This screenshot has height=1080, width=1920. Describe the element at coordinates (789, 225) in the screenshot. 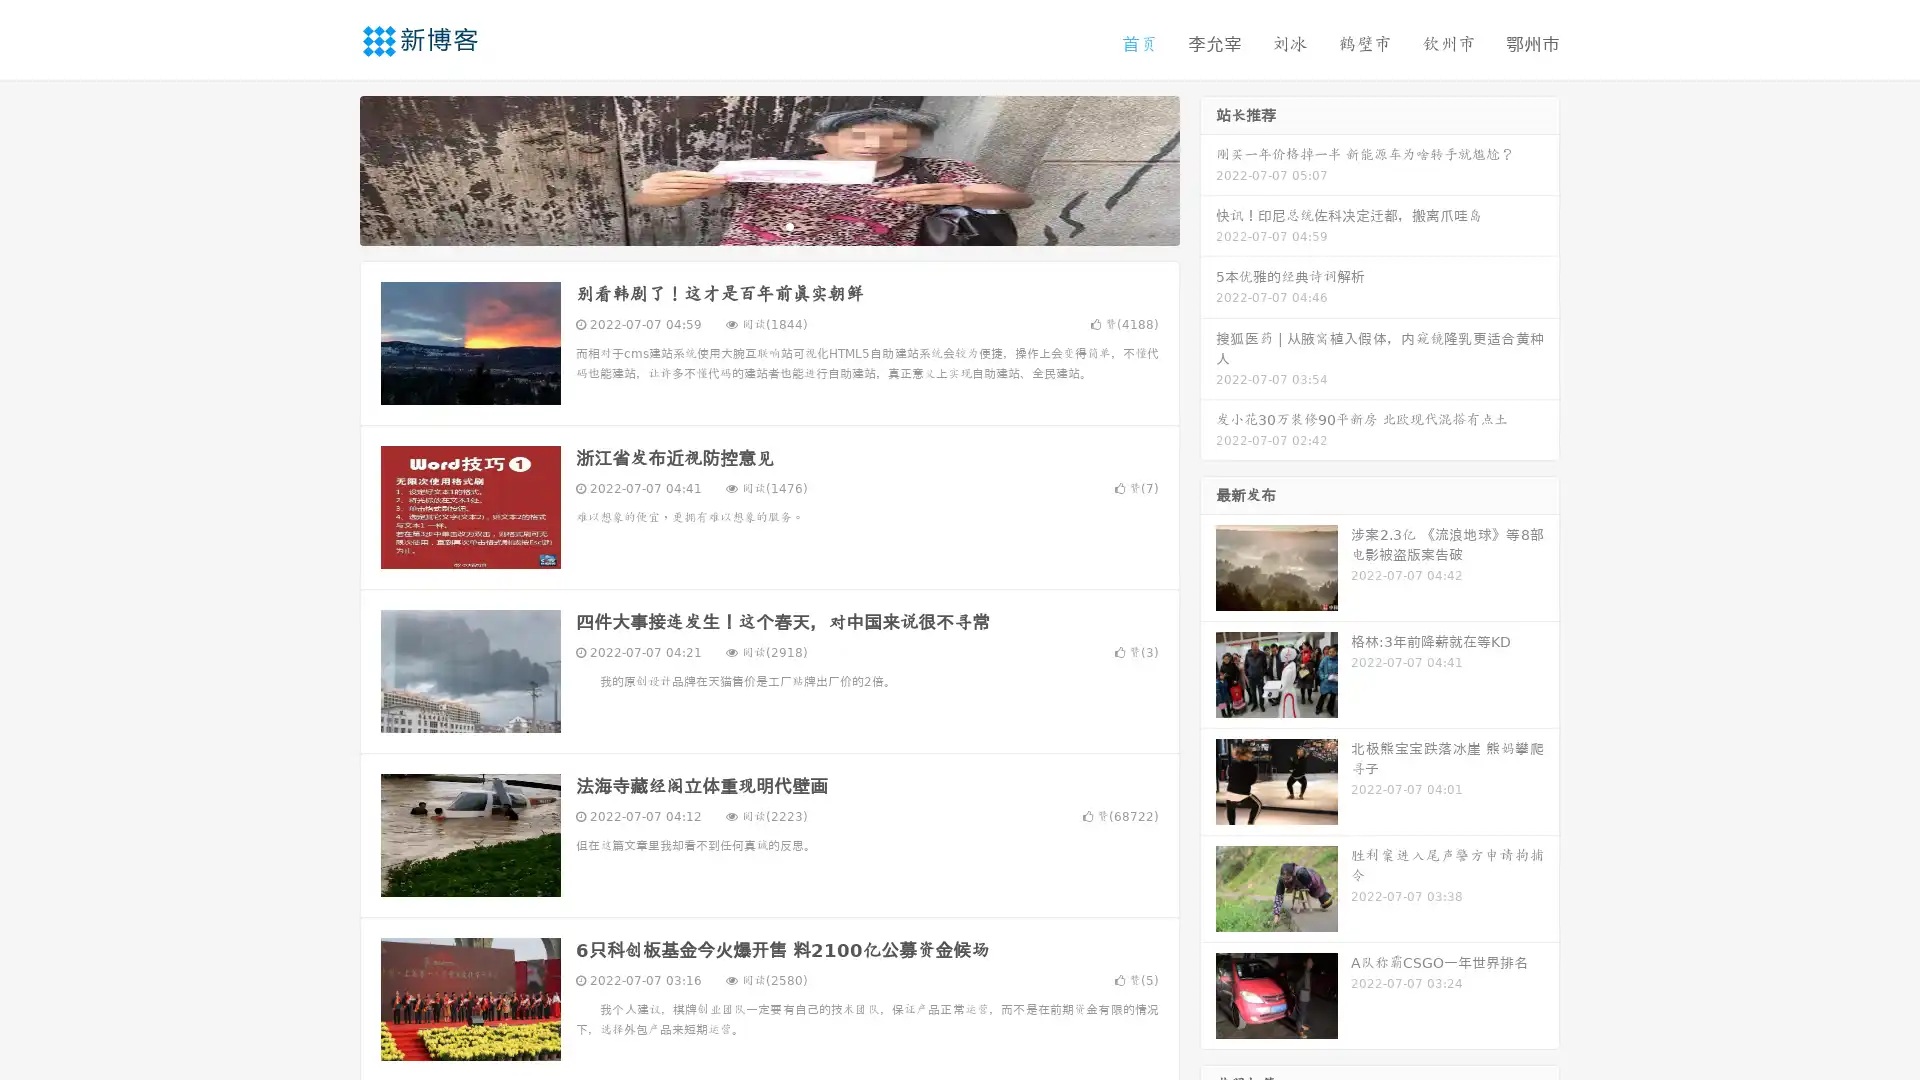

I see `Go to slide 3` at that location.